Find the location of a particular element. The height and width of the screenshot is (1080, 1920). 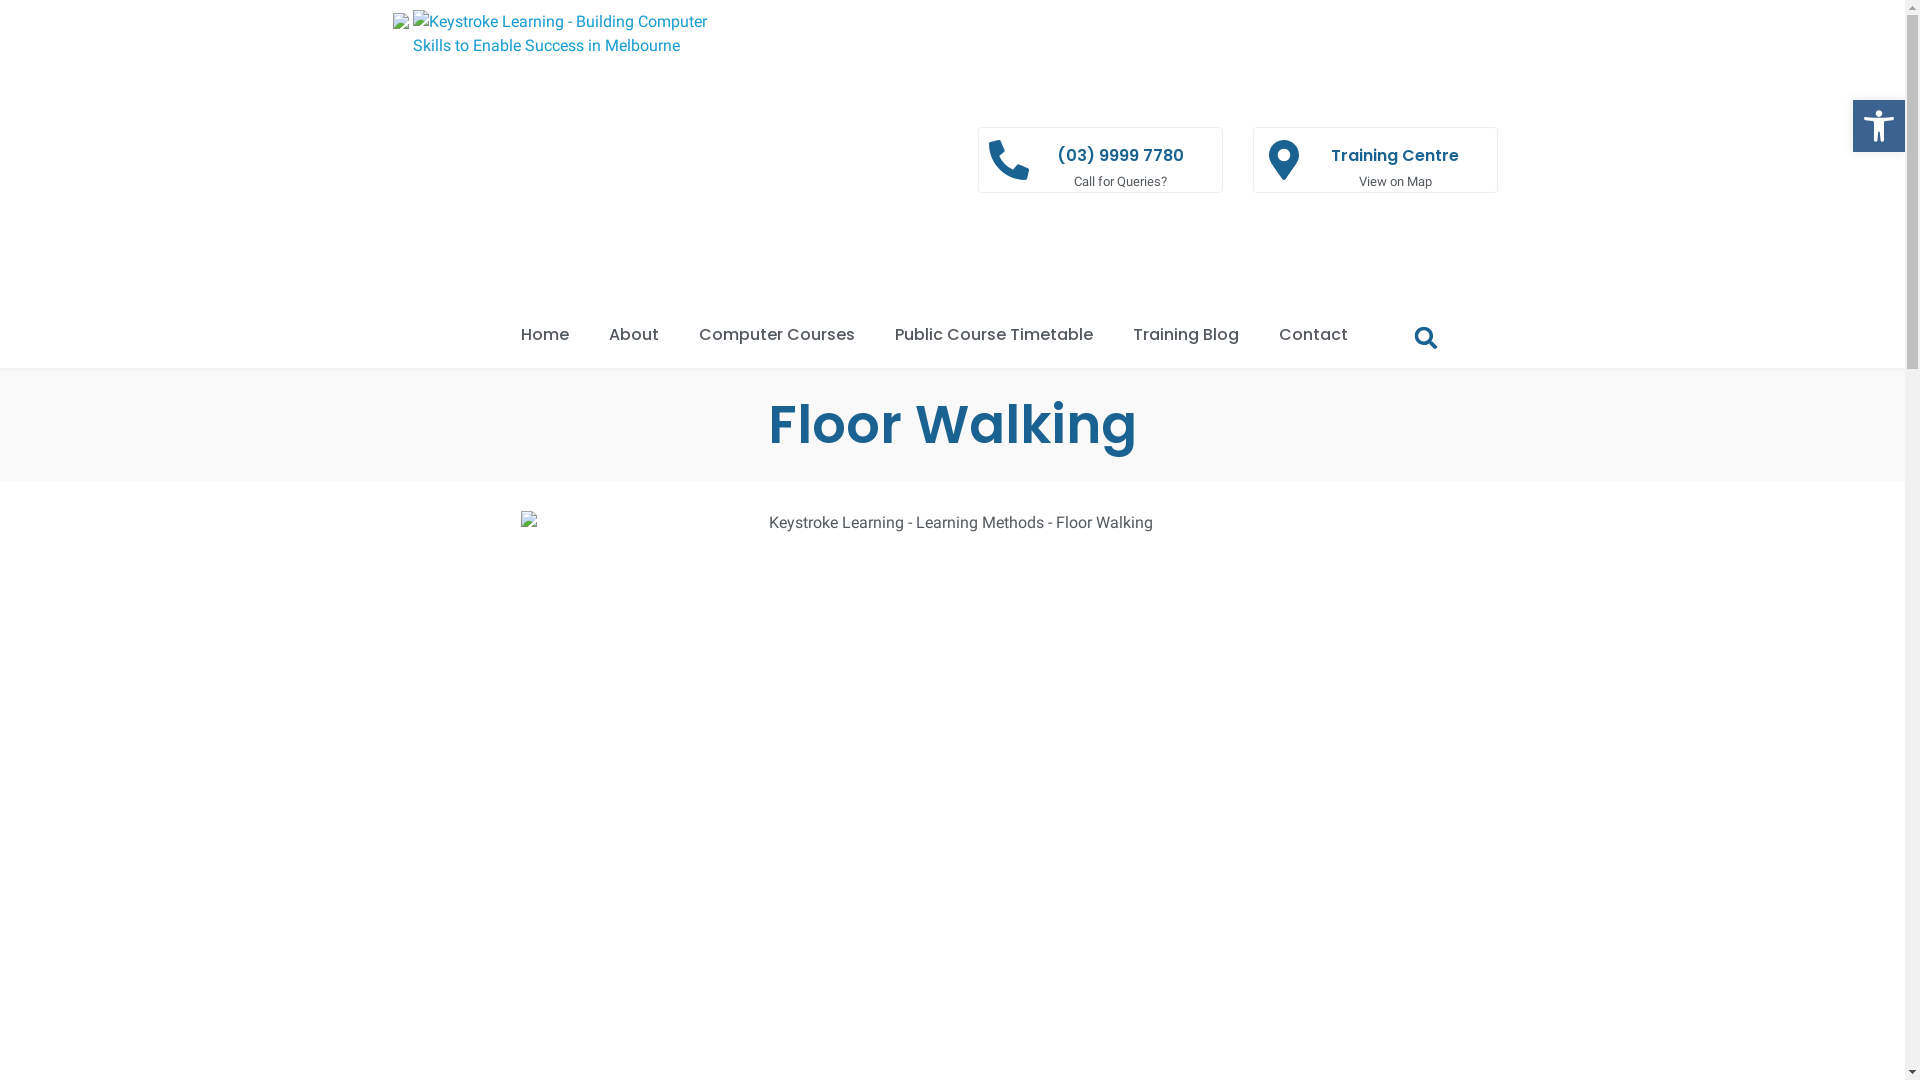

'Contact' is located at coordinates (1257, 334).